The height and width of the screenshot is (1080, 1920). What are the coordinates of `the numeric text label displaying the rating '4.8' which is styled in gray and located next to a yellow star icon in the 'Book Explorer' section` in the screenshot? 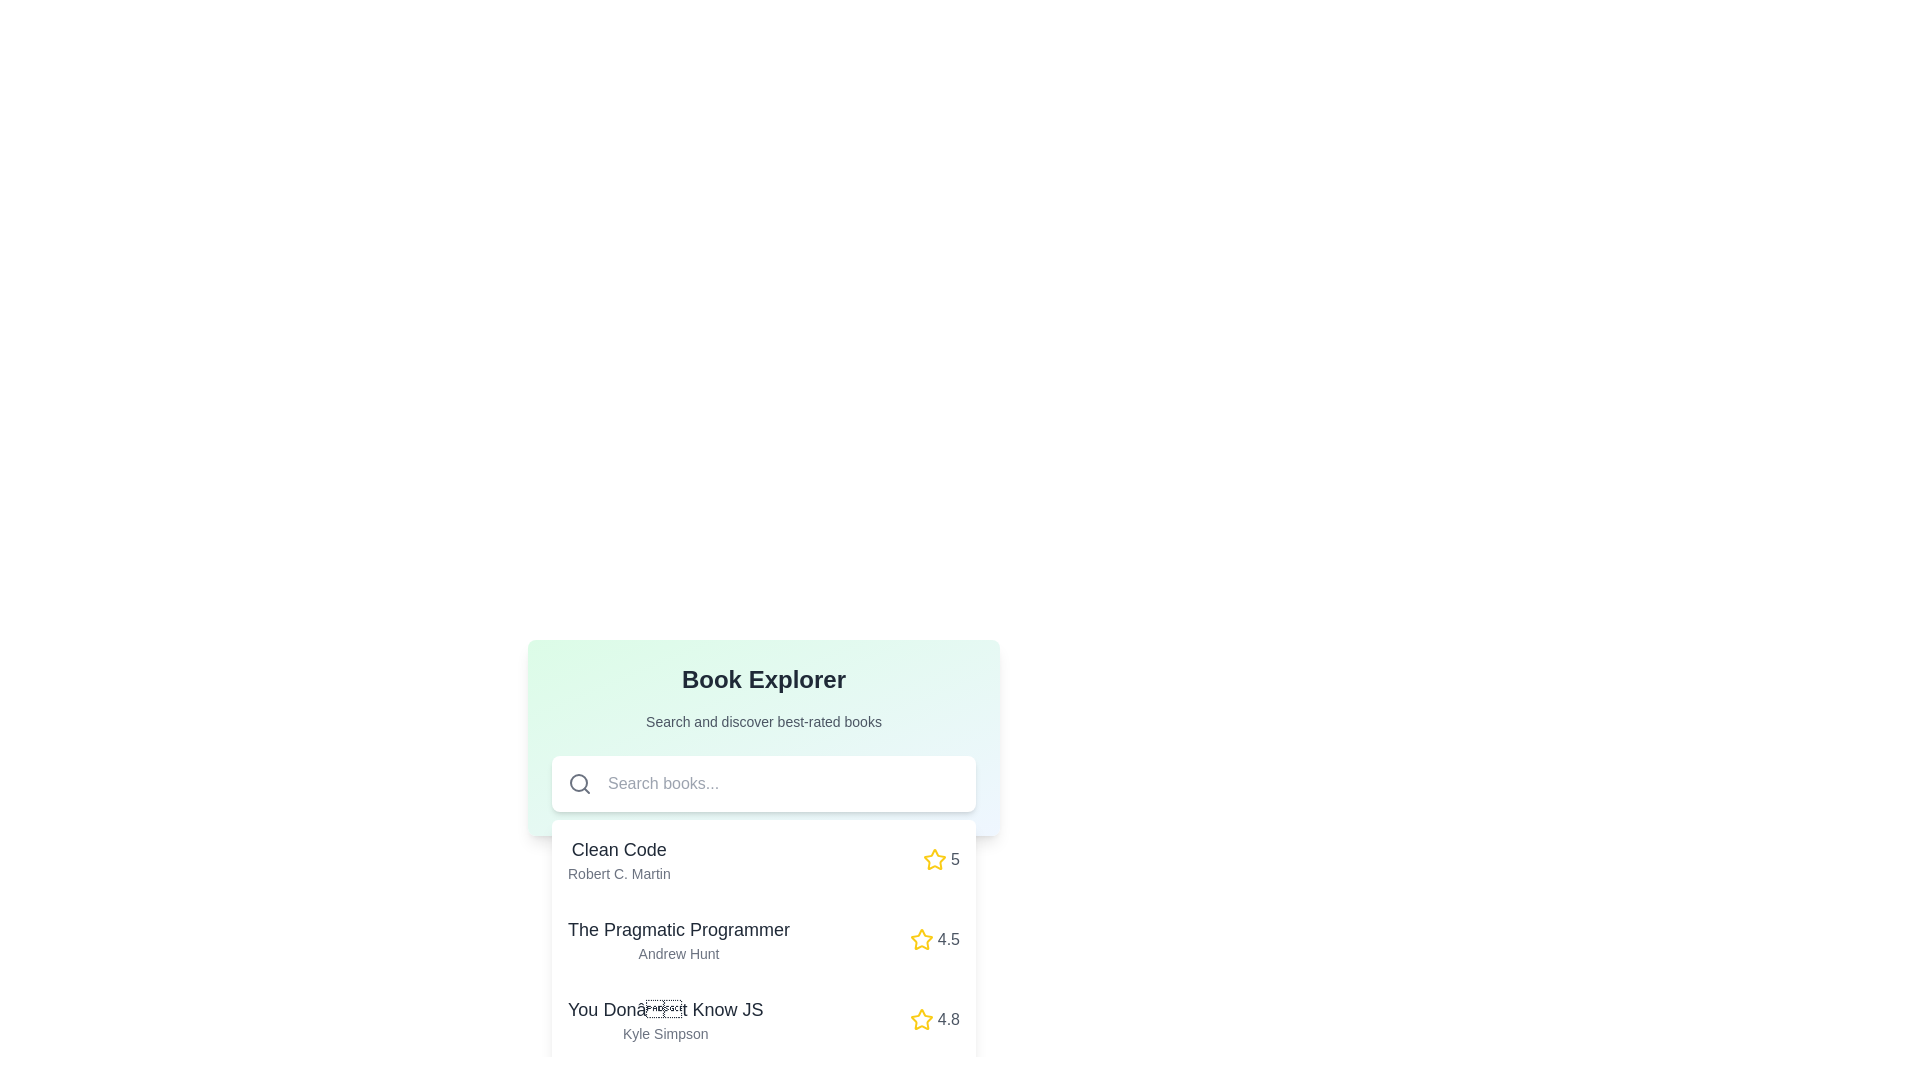 It's located at (947, 1019).